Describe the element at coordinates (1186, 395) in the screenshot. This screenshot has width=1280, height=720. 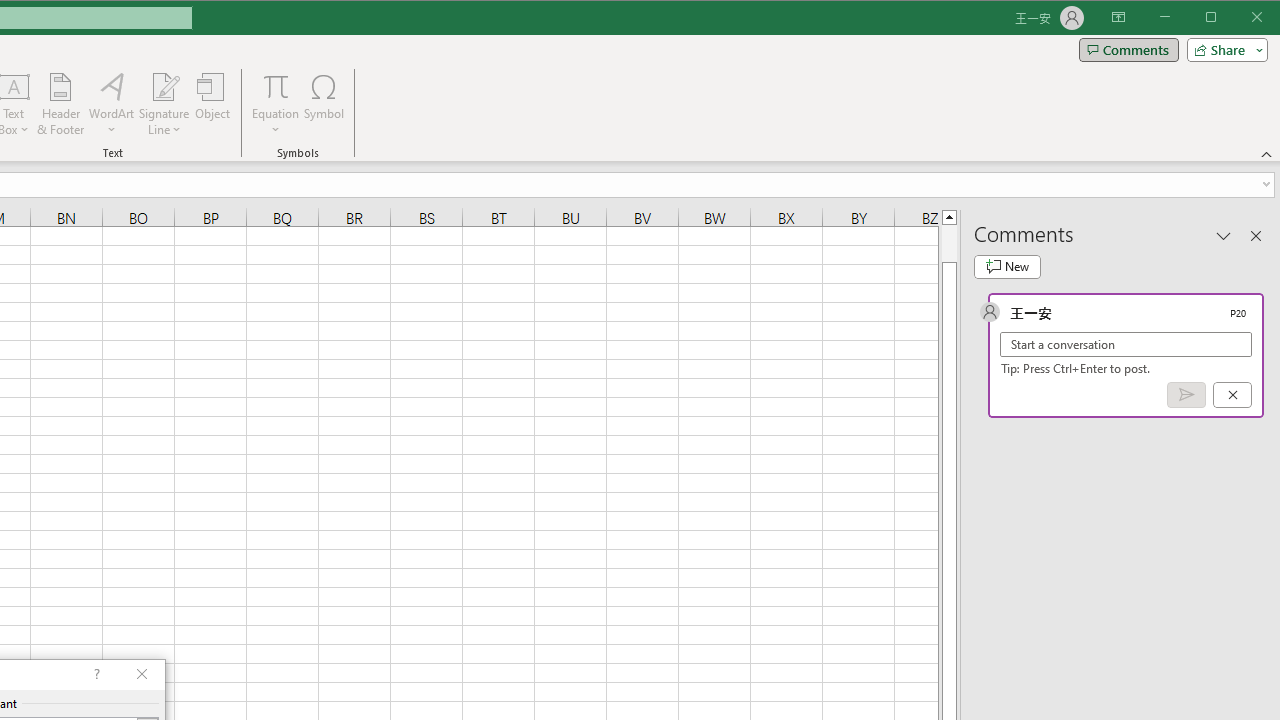
I see `'Post comment (Ctrl + Enter)'` at that location.